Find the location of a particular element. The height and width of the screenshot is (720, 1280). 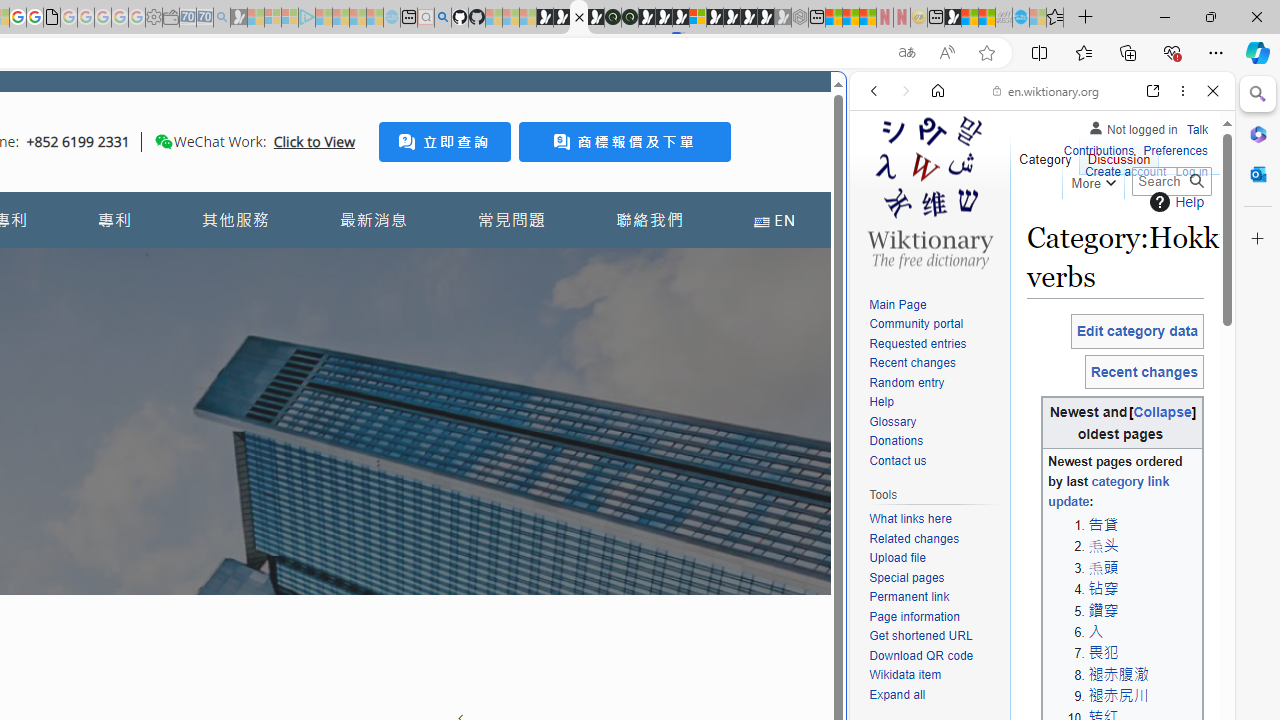

'Community portal' is located at coordinates (915, 323).